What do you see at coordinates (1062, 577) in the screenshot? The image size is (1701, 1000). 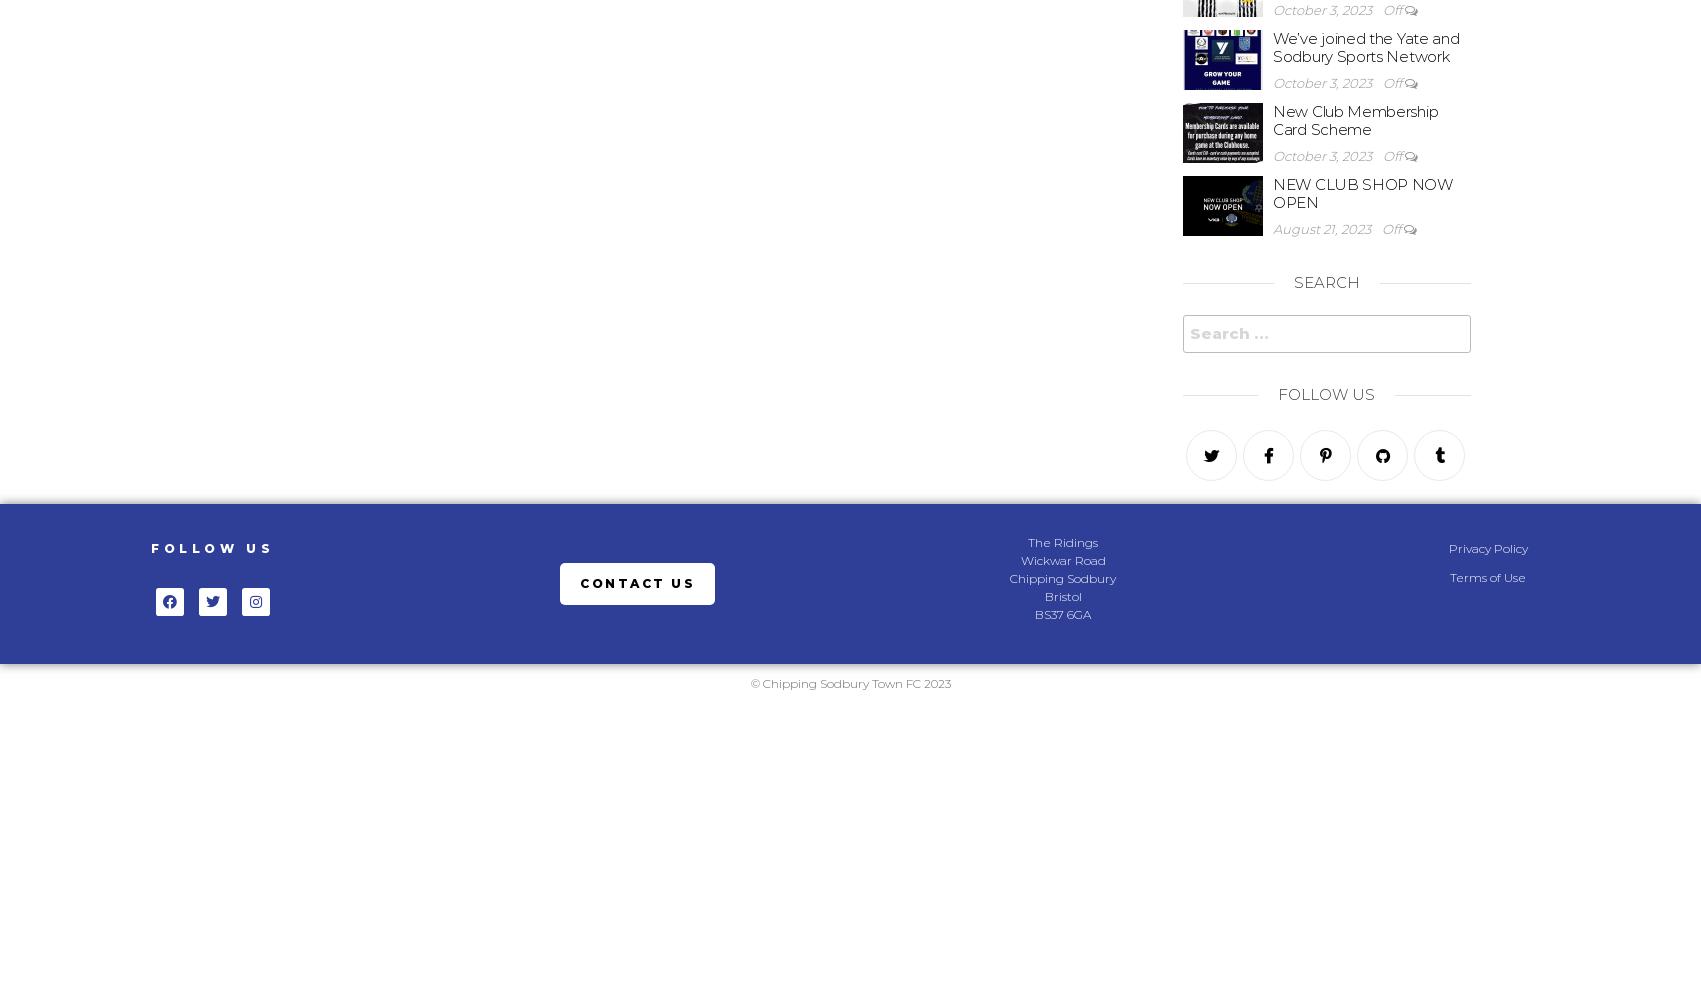 I see `'Chipping Sodbury'` at bounding box center [1062, 577].